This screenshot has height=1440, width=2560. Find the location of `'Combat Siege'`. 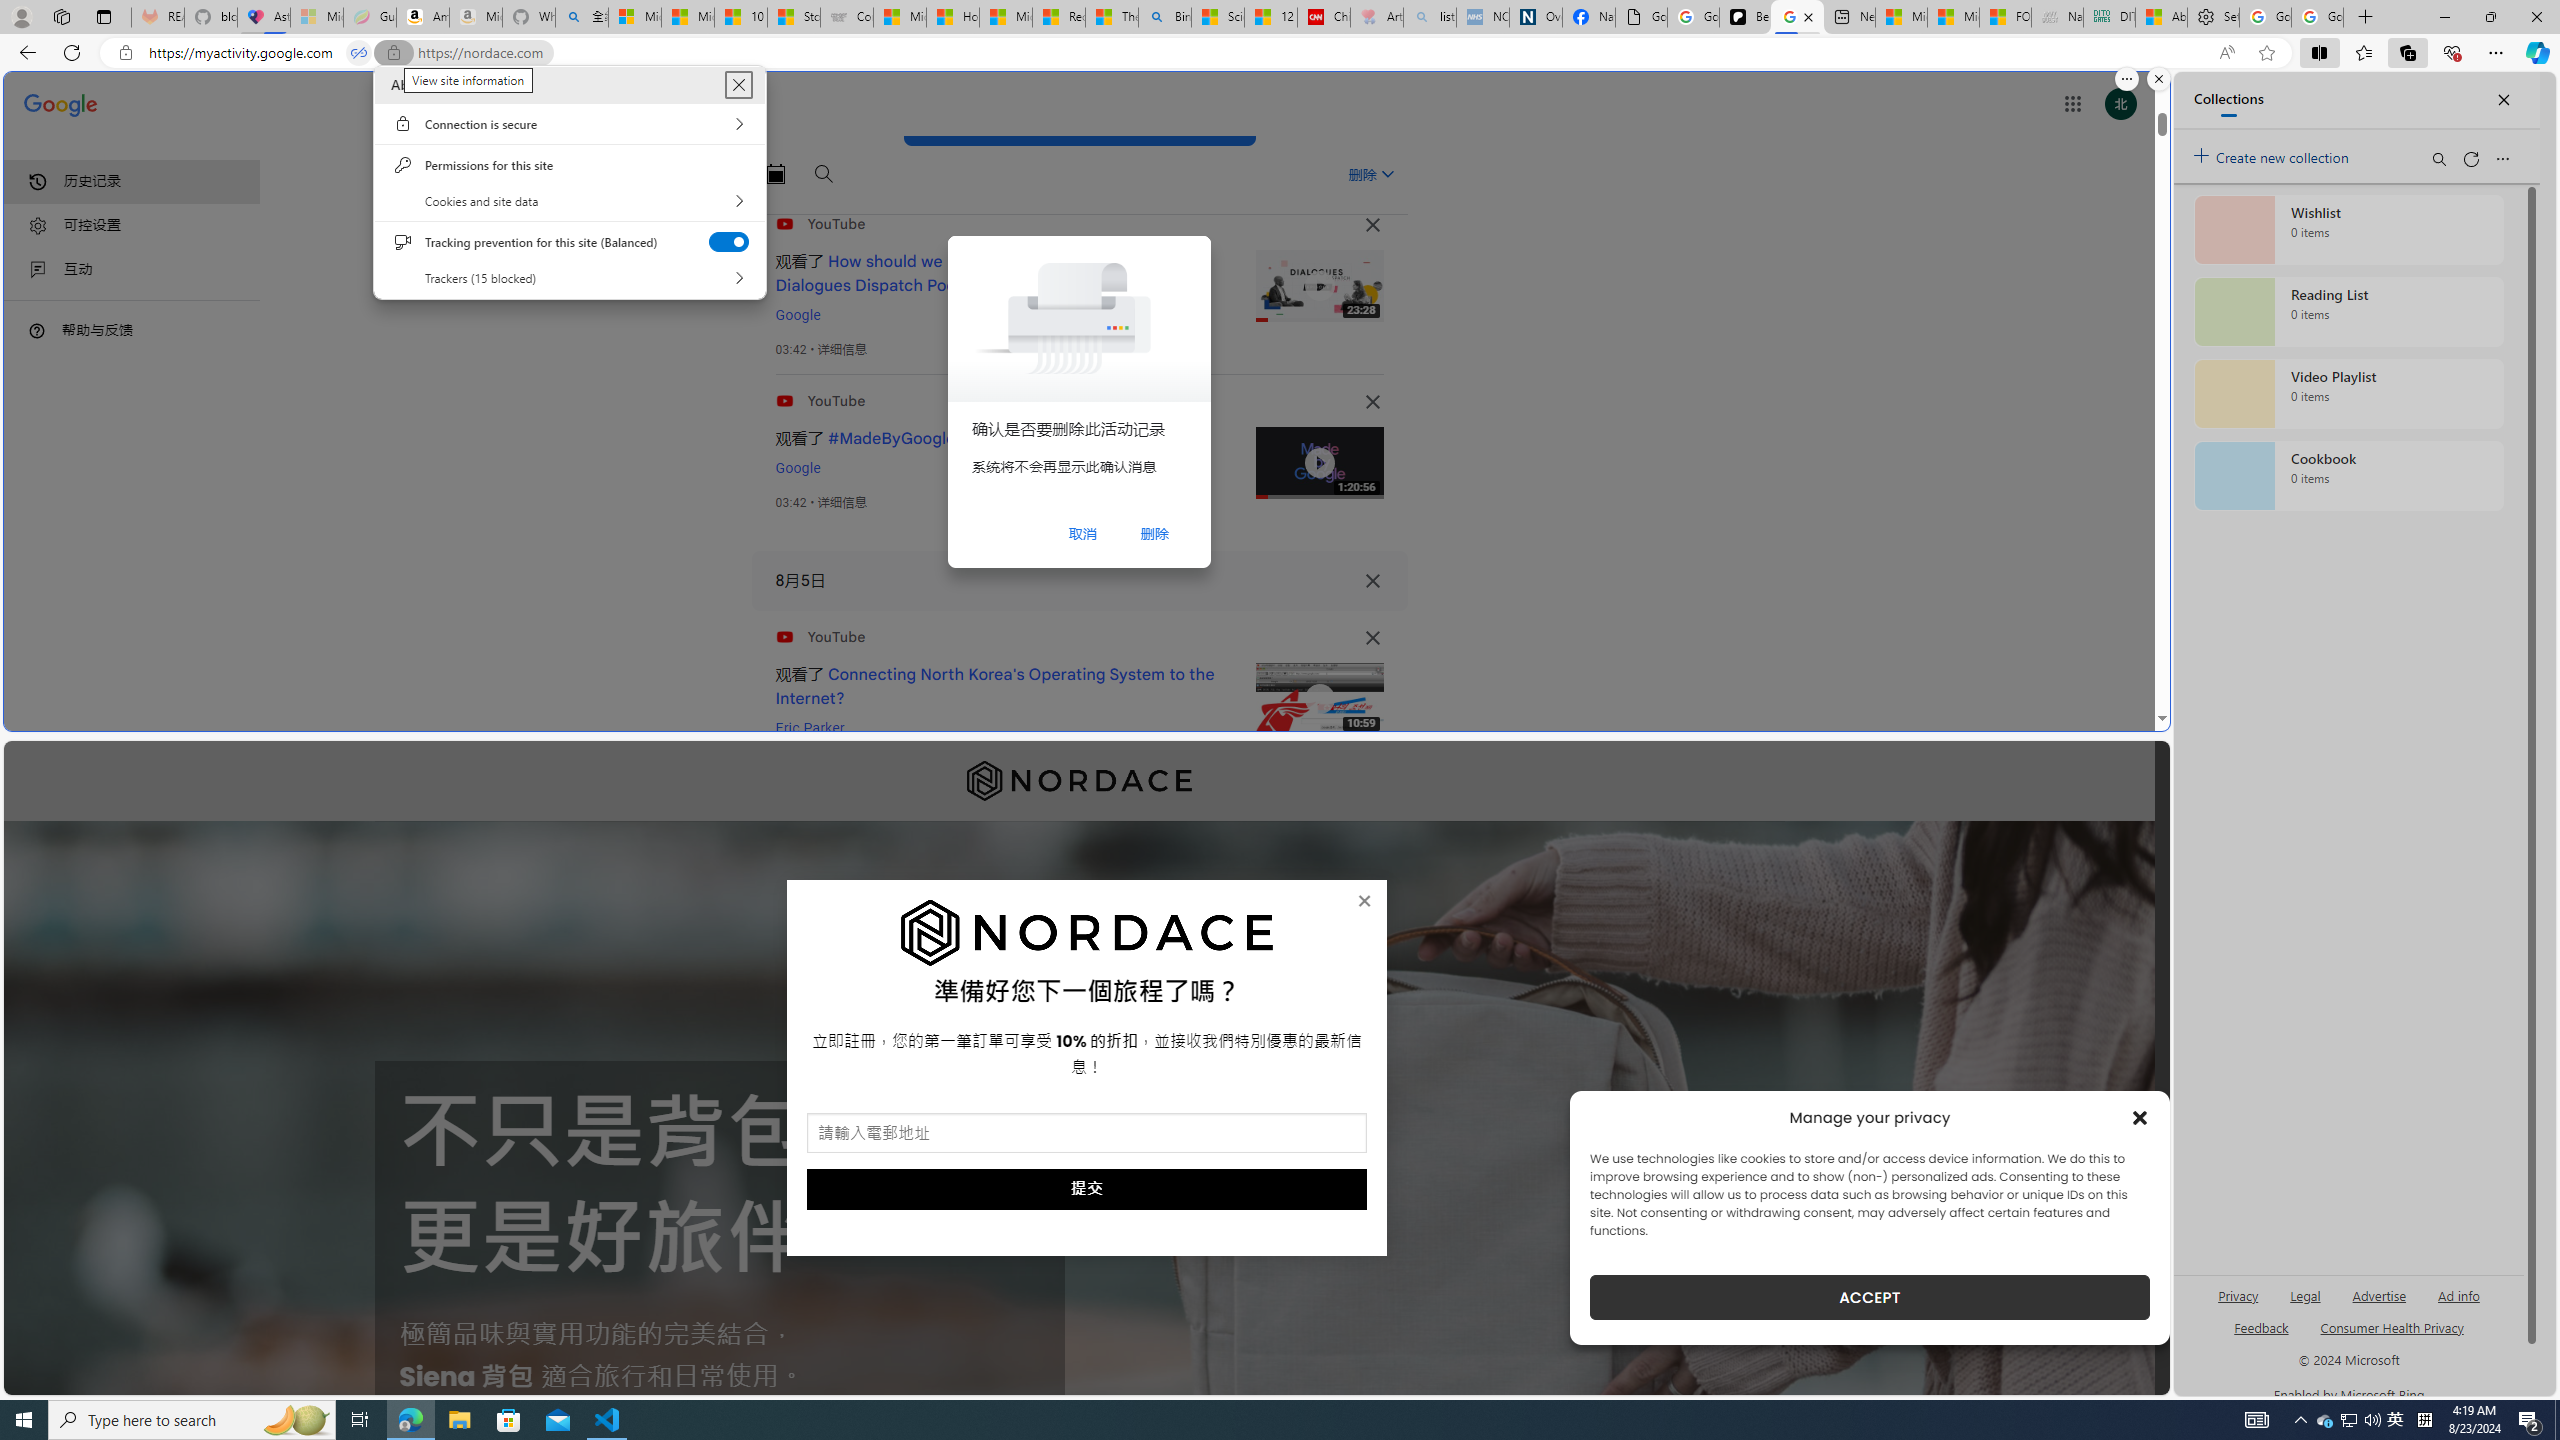

'Combat Siege' is located at coordinates (847, 16).